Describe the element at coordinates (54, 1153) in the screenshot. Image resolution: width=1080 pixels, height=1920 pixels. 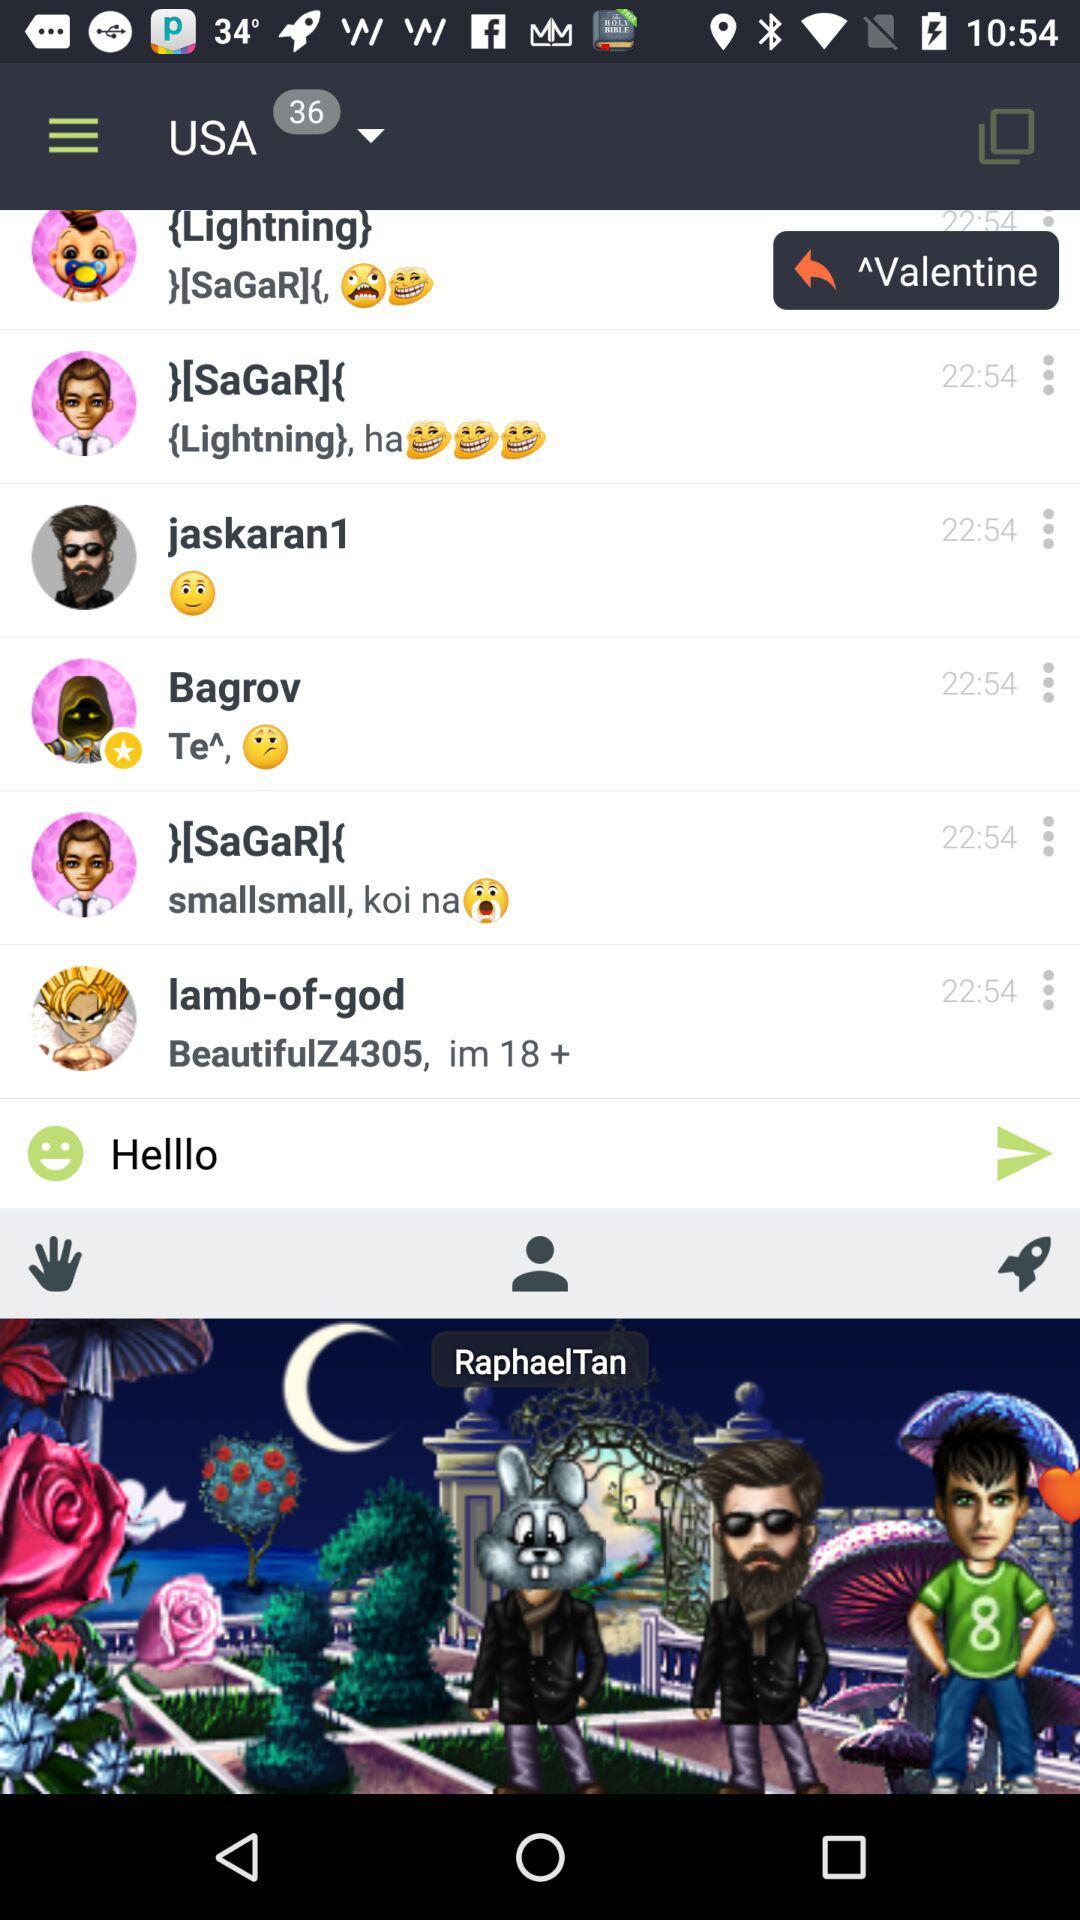
I see `icon to the left of helllo item` at that location.